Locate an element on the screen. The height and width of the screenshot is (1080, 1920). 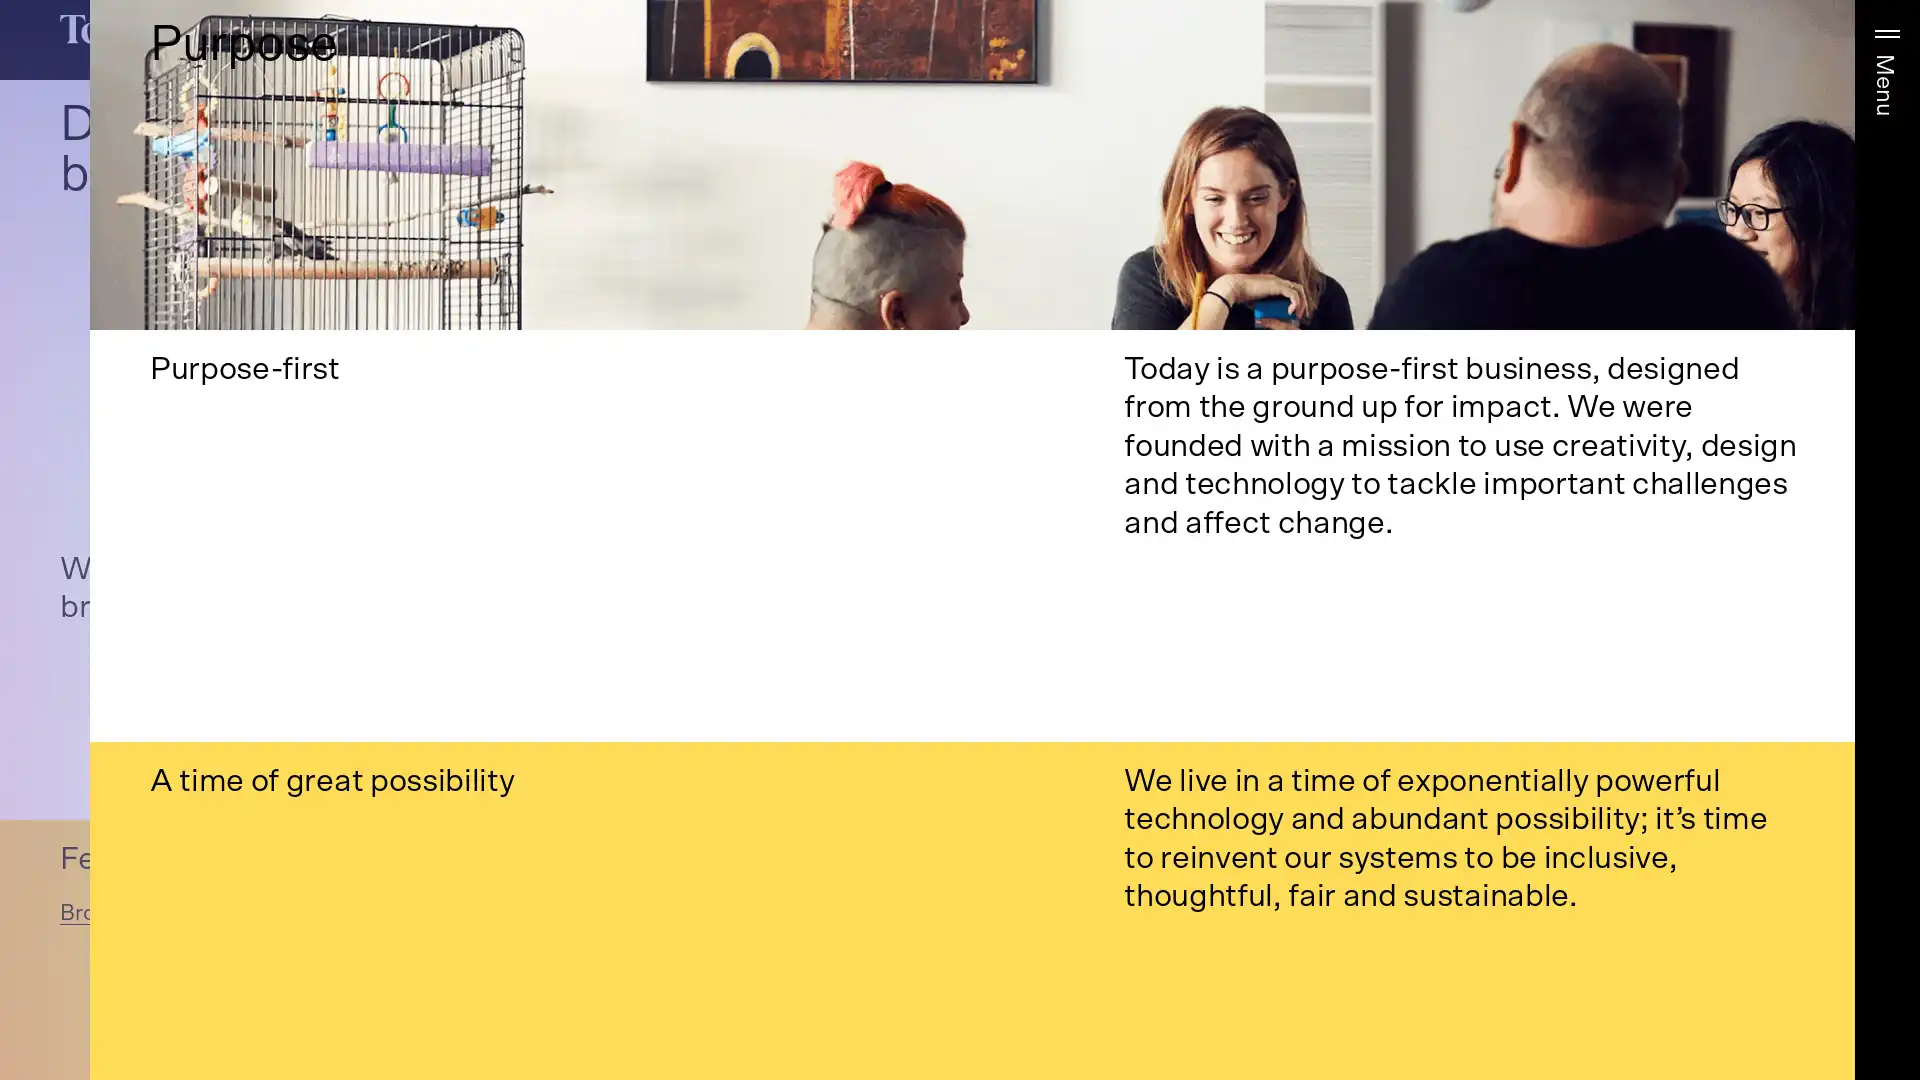
More is located at coordinates (1815, 31).